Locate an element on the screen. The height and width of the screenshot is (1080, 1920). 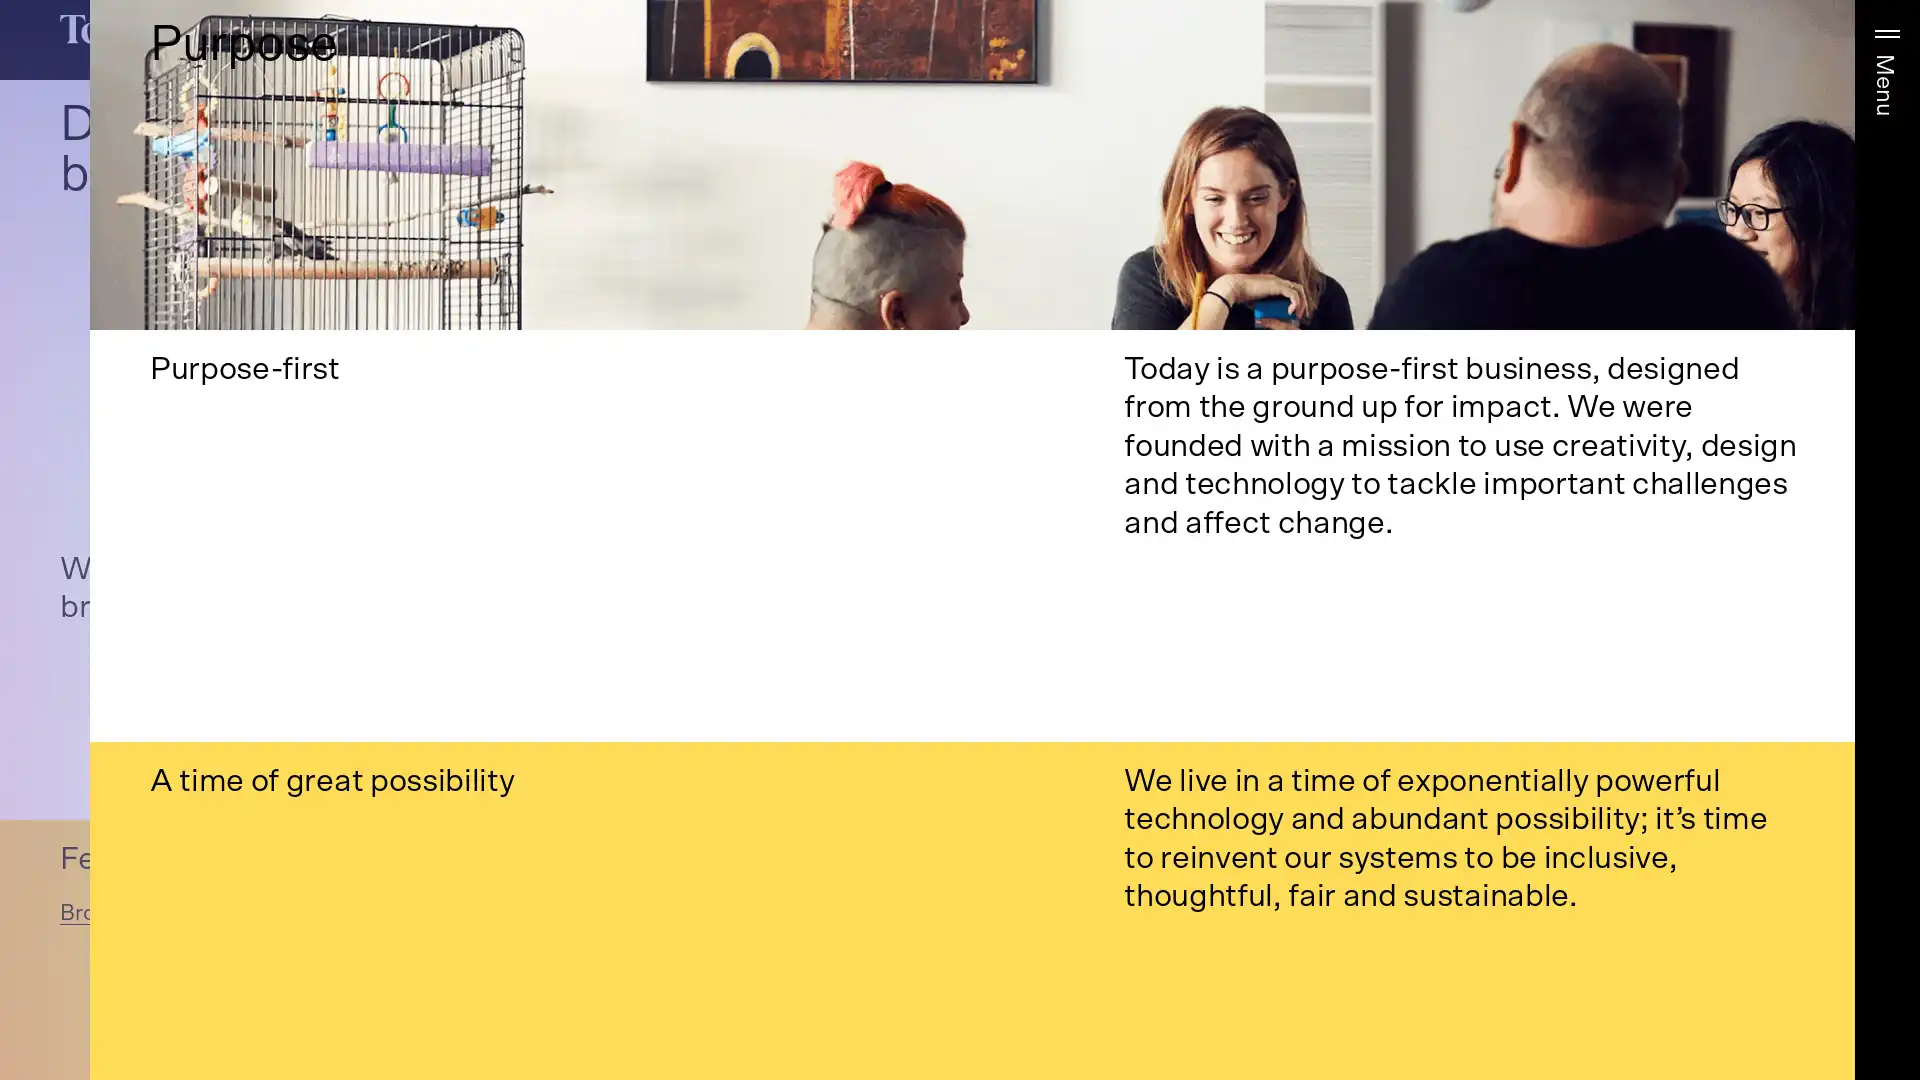
More is located at coordinates (1815, 31).